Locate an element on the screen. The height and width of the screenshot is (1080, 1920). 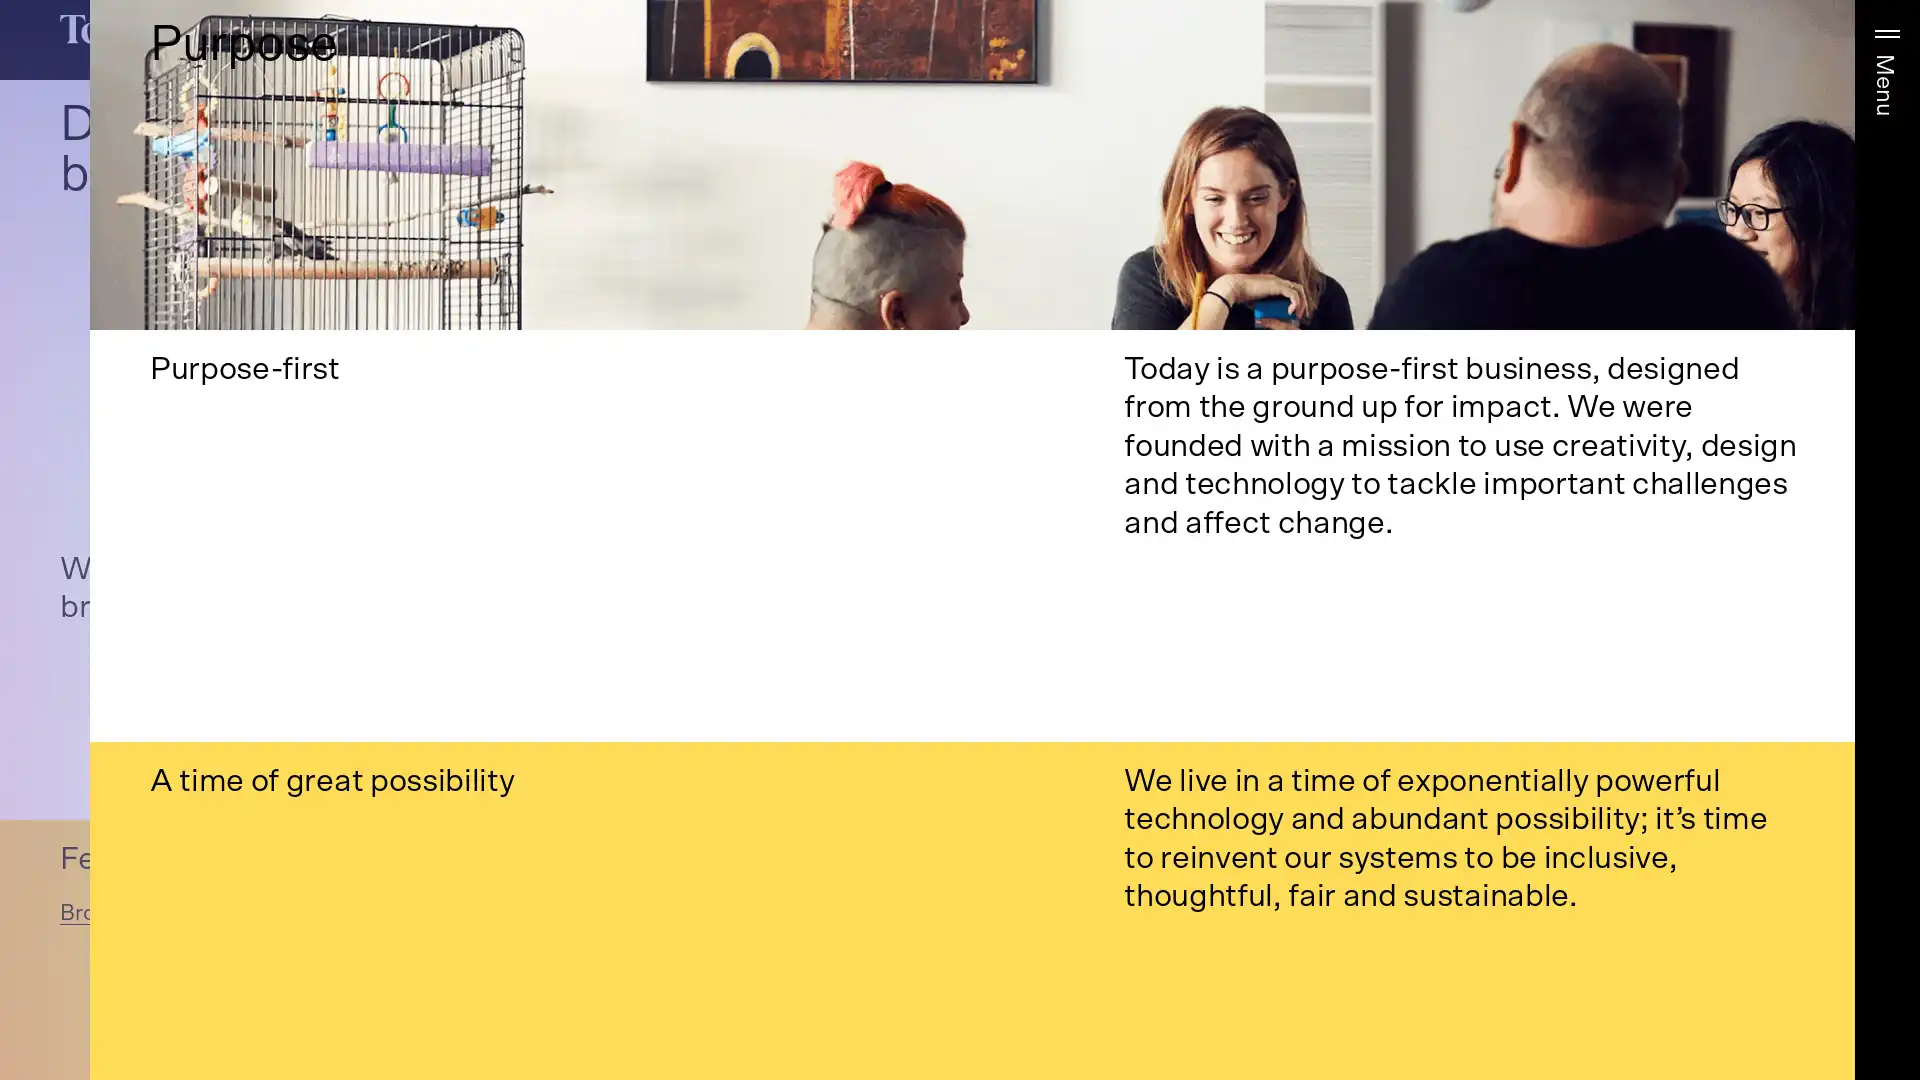
More is located at coordinates (1815, 31).